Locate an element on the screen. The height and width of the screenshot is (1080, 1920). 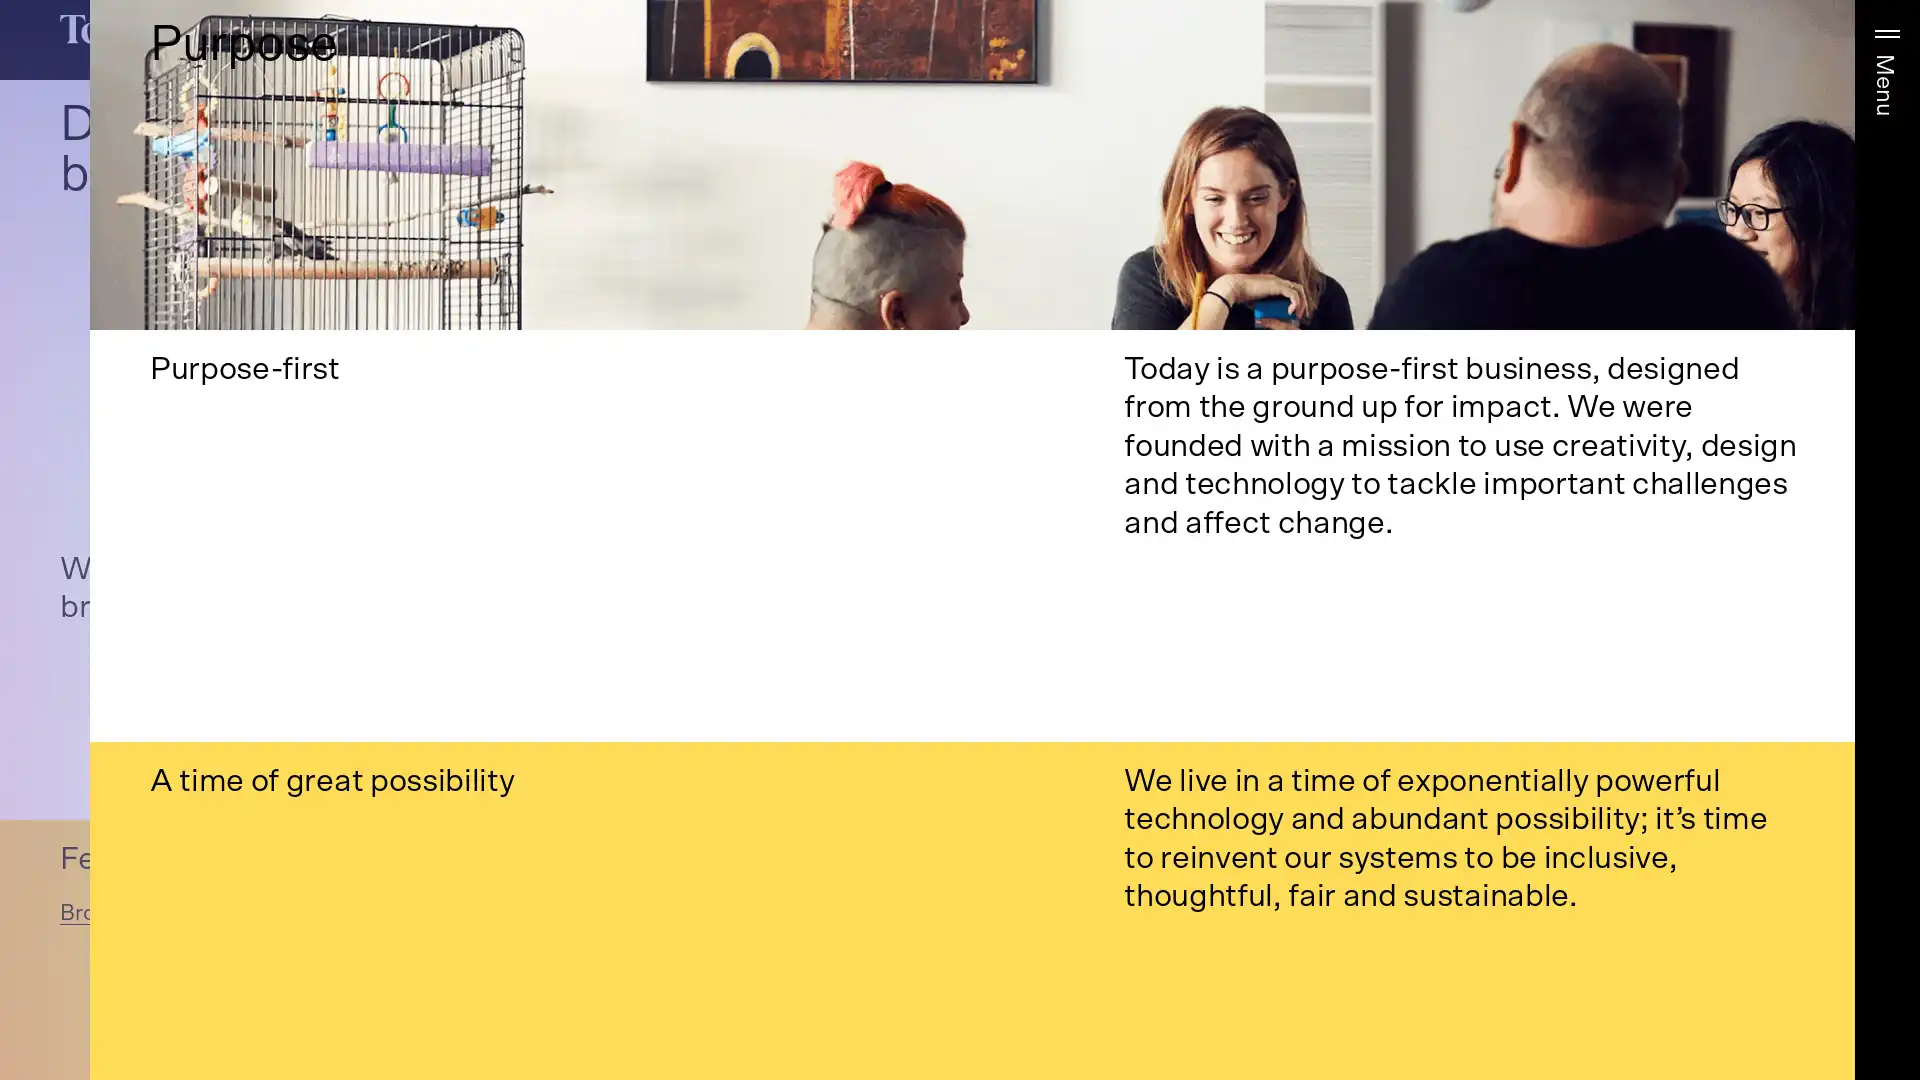
More is located at coordinates (1815, 31).